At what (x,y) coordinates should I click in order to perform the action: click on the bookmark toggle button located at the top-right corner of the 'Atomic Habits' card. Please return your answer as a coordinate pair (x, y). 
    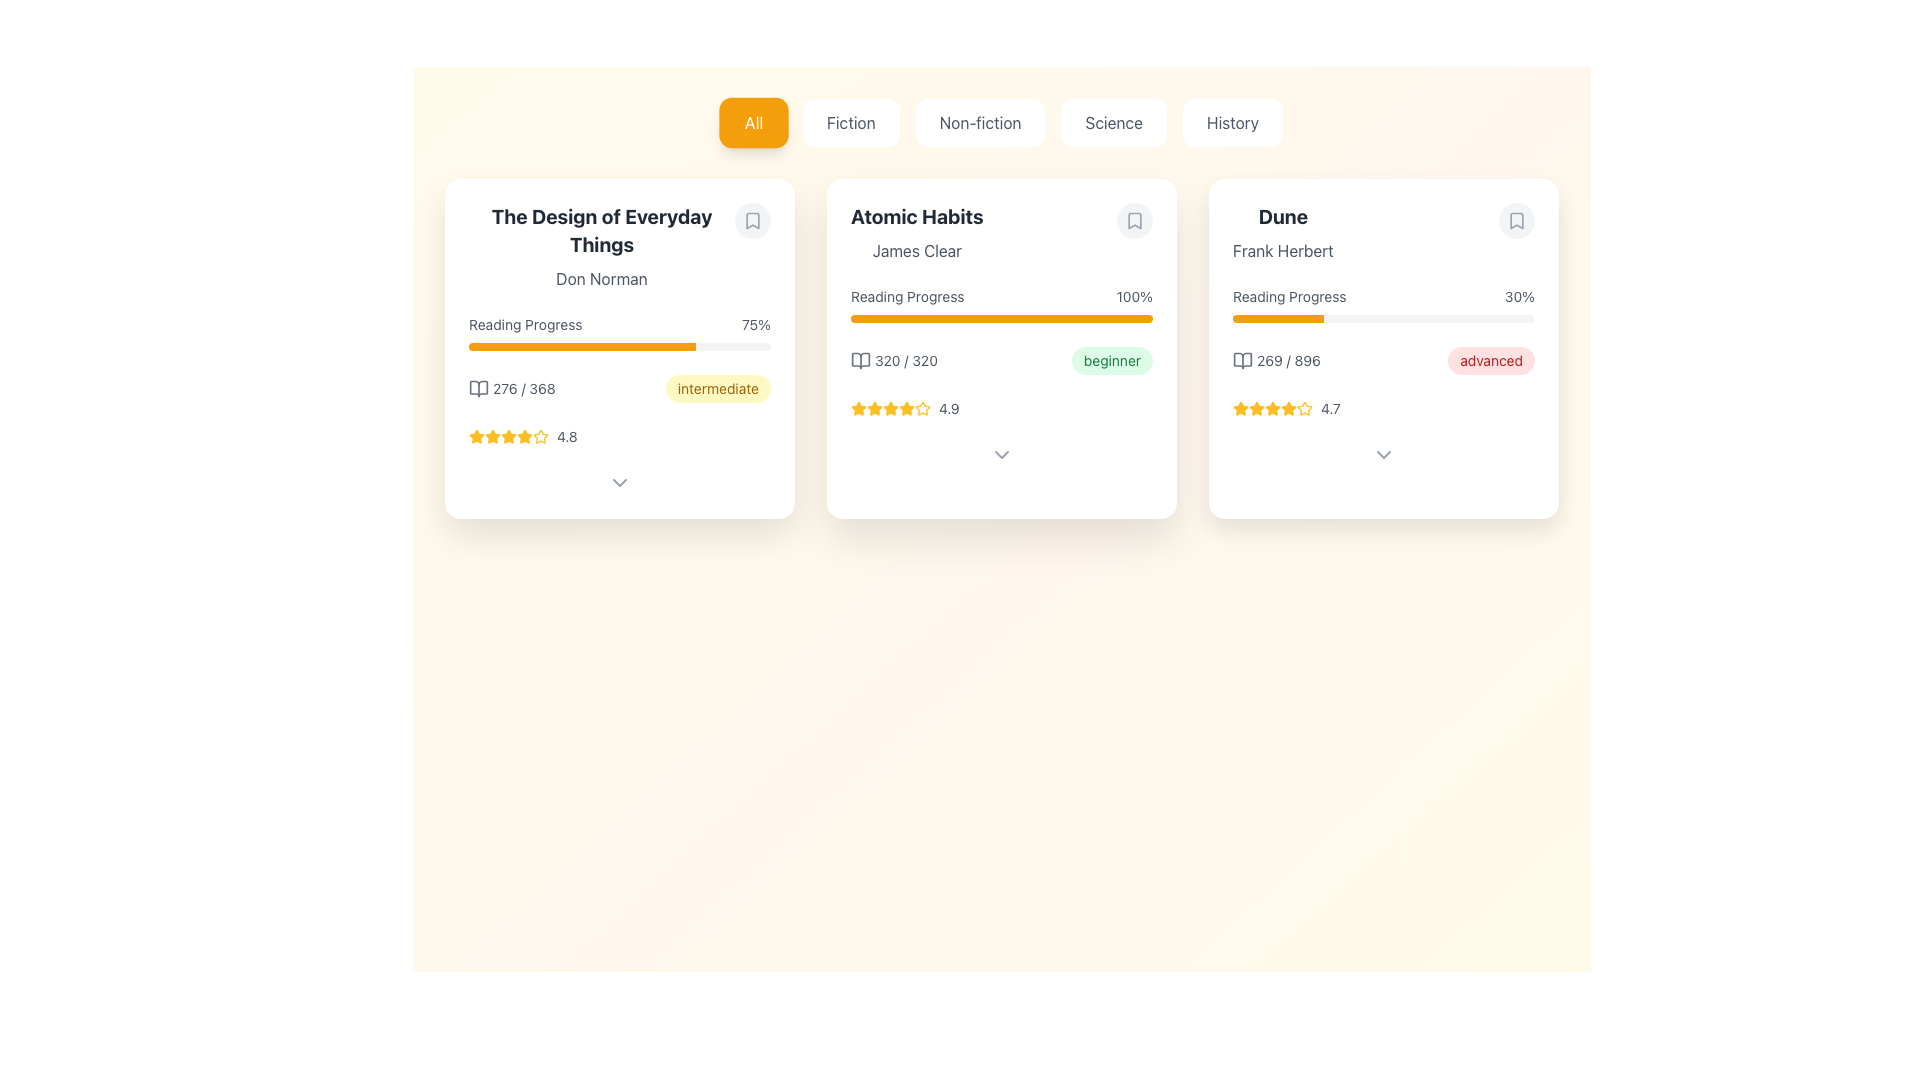
    Looking at the image, I should click on (1134, 220).